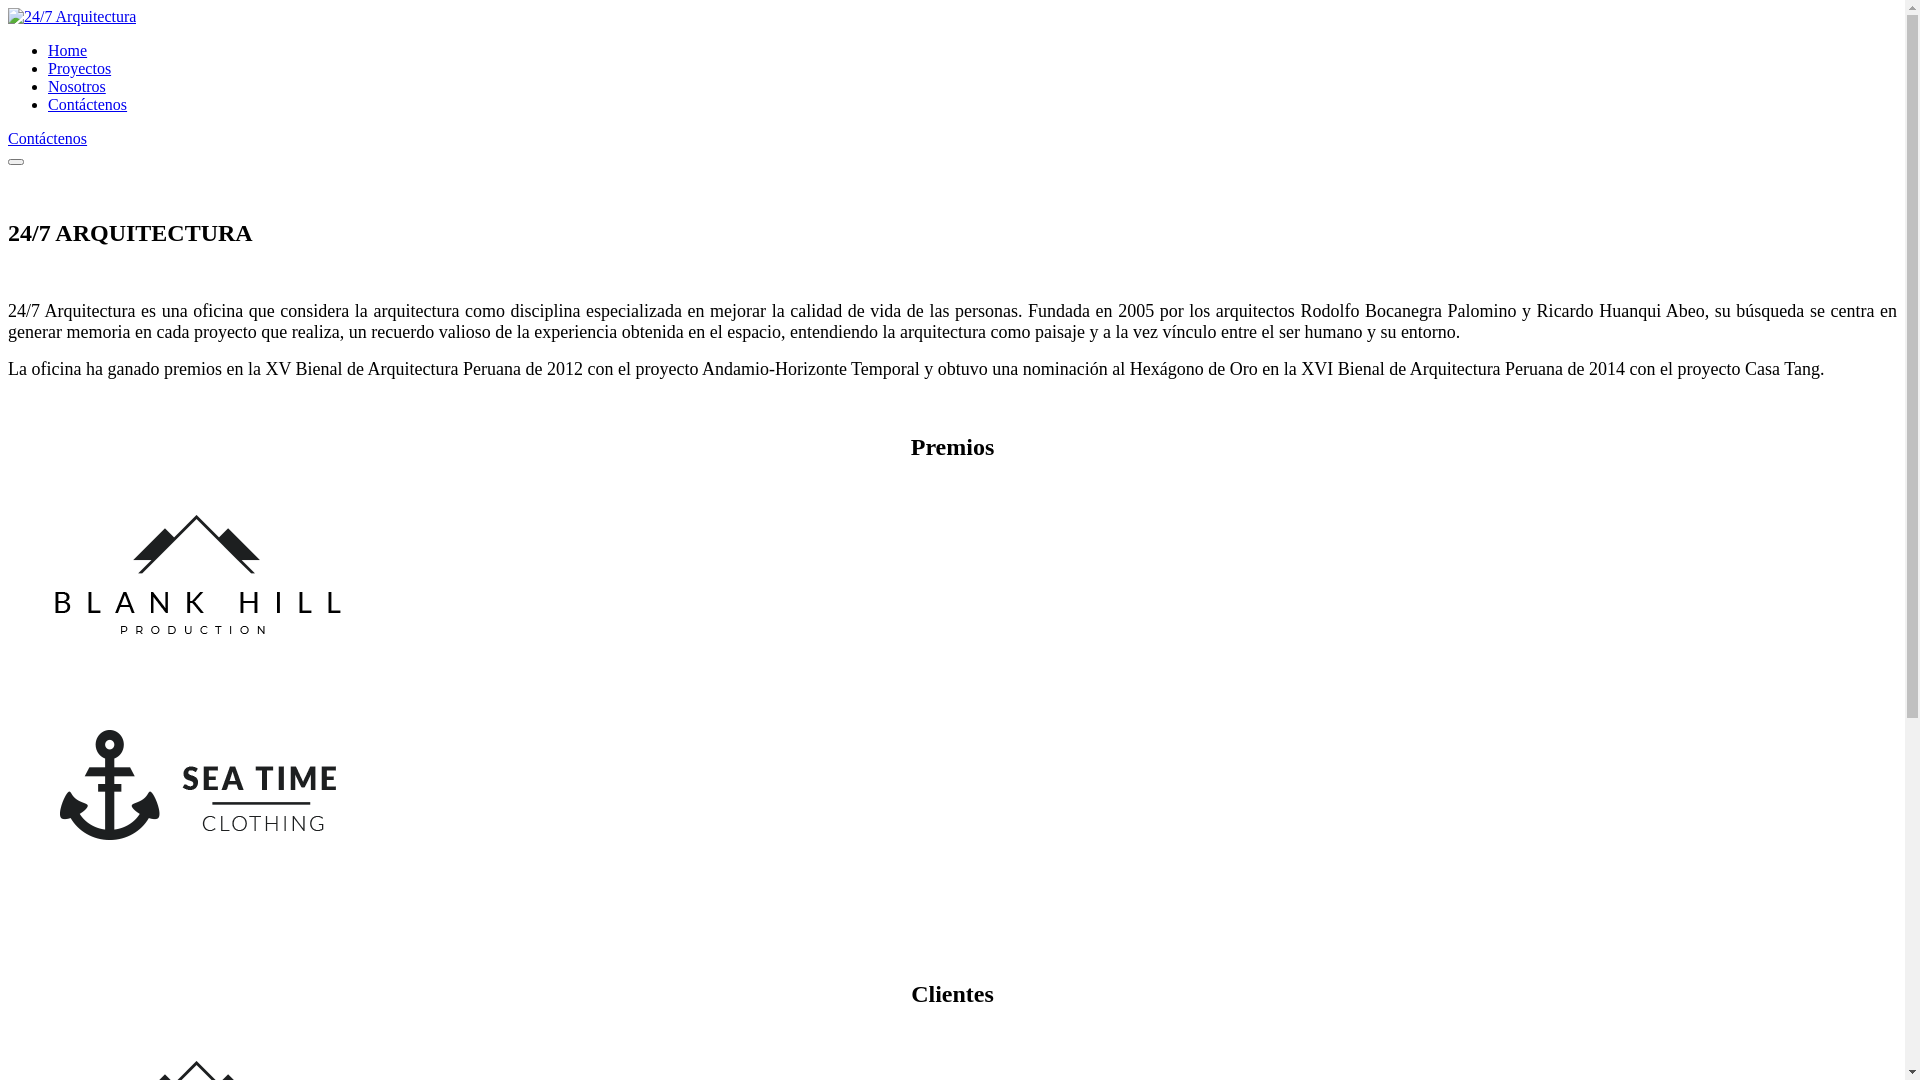 The image size is (1920, 1080). Describe the element at coordinates (67, 49) in the screenshot. I see `'Home'` at that location.